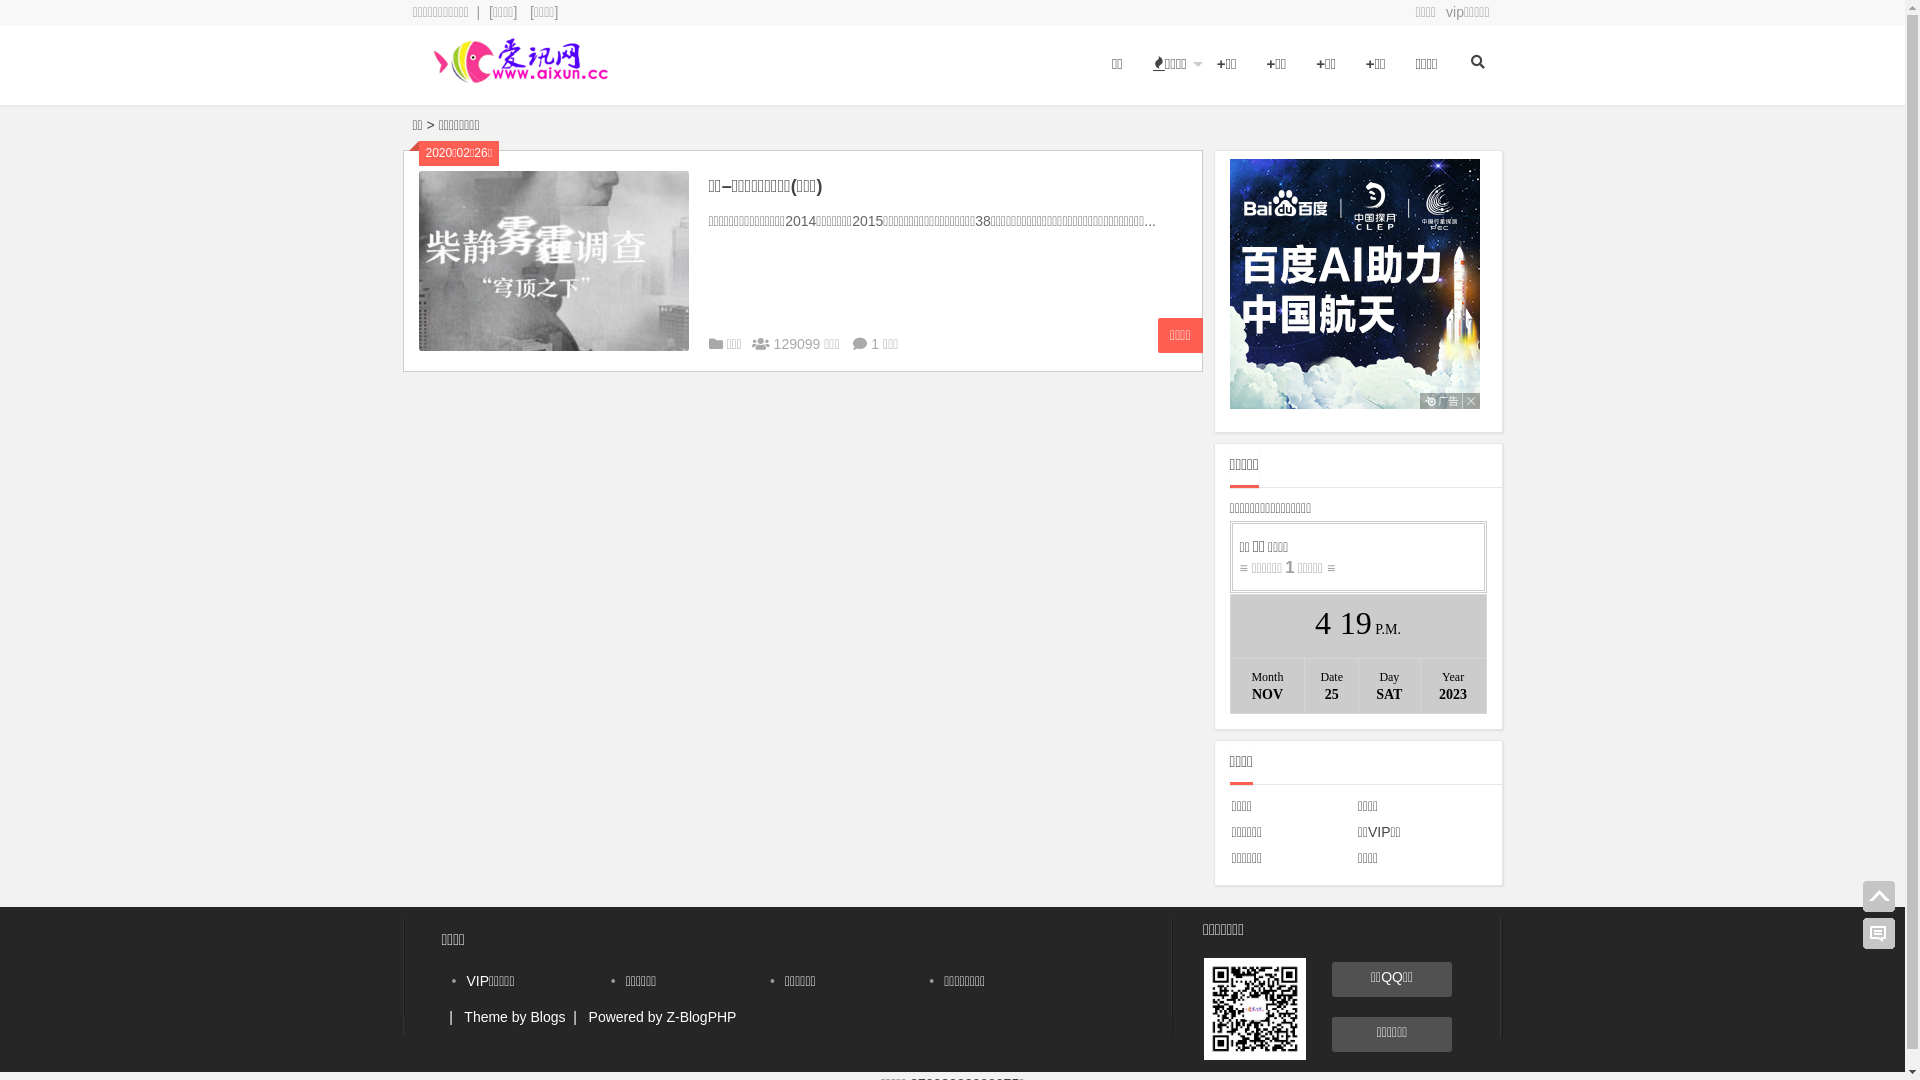  I want to click on 'Z-BlogPHP', so click(666, 1017).